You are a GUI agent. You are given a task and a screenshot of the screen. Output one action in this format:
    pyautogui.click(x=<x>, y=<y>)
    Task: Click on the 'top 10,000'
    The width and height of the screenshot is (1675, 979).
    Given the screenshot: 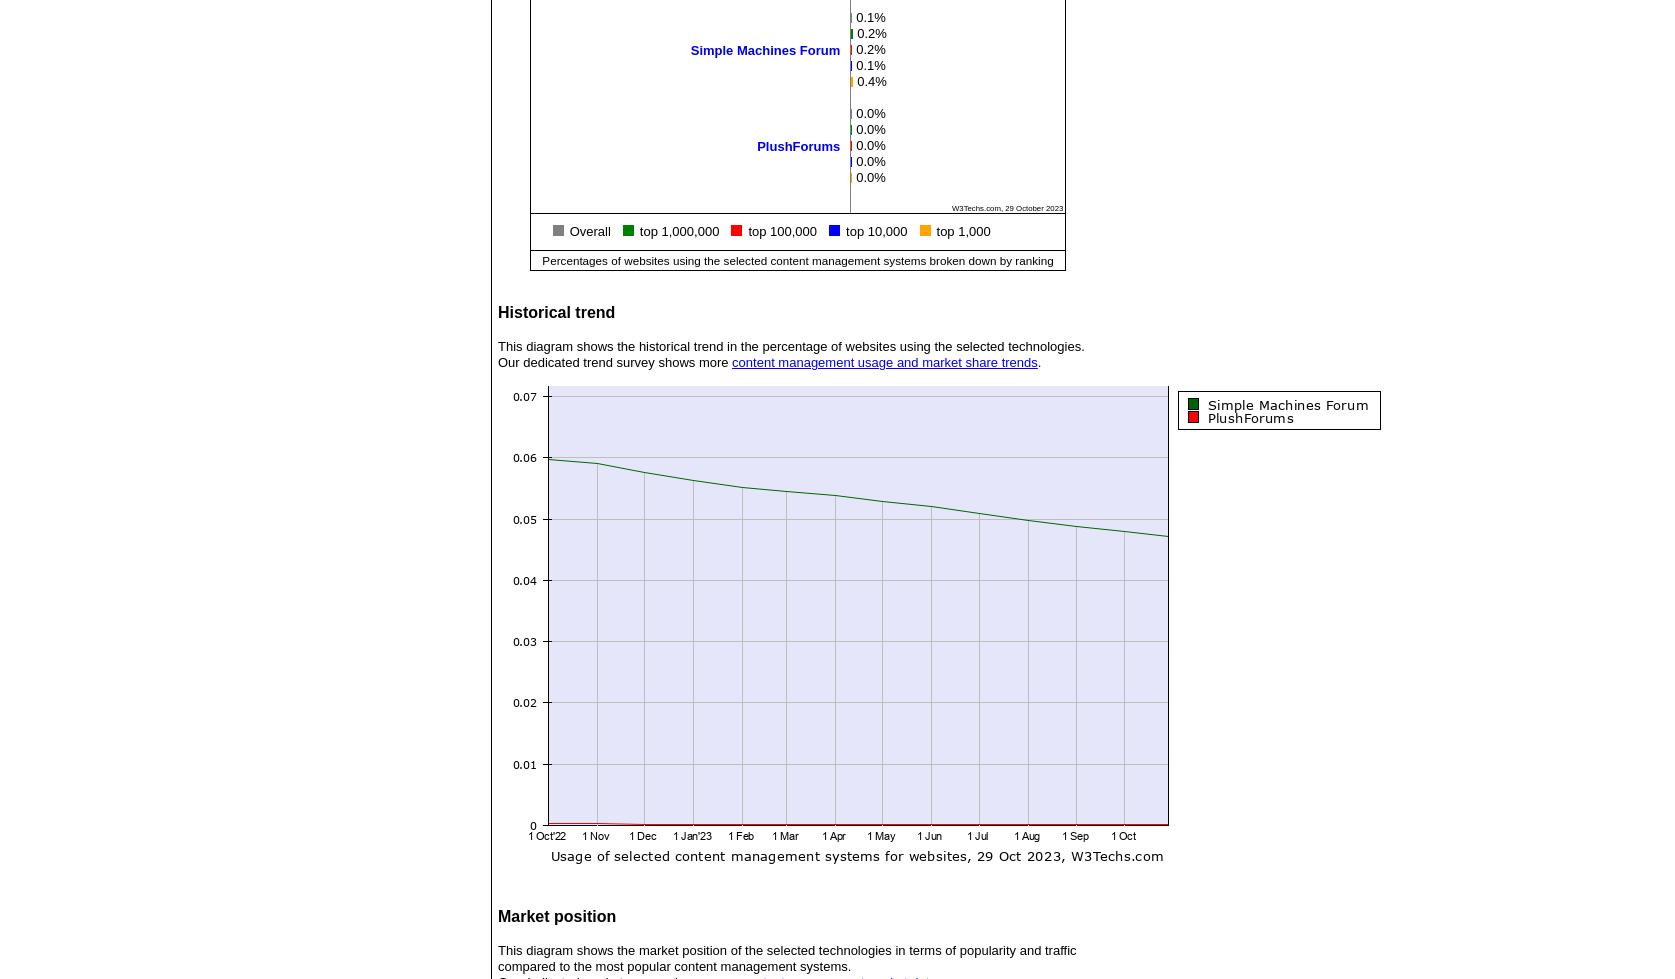 What is the action you would take?
    pyautogui.click(x=875, y=231)
    